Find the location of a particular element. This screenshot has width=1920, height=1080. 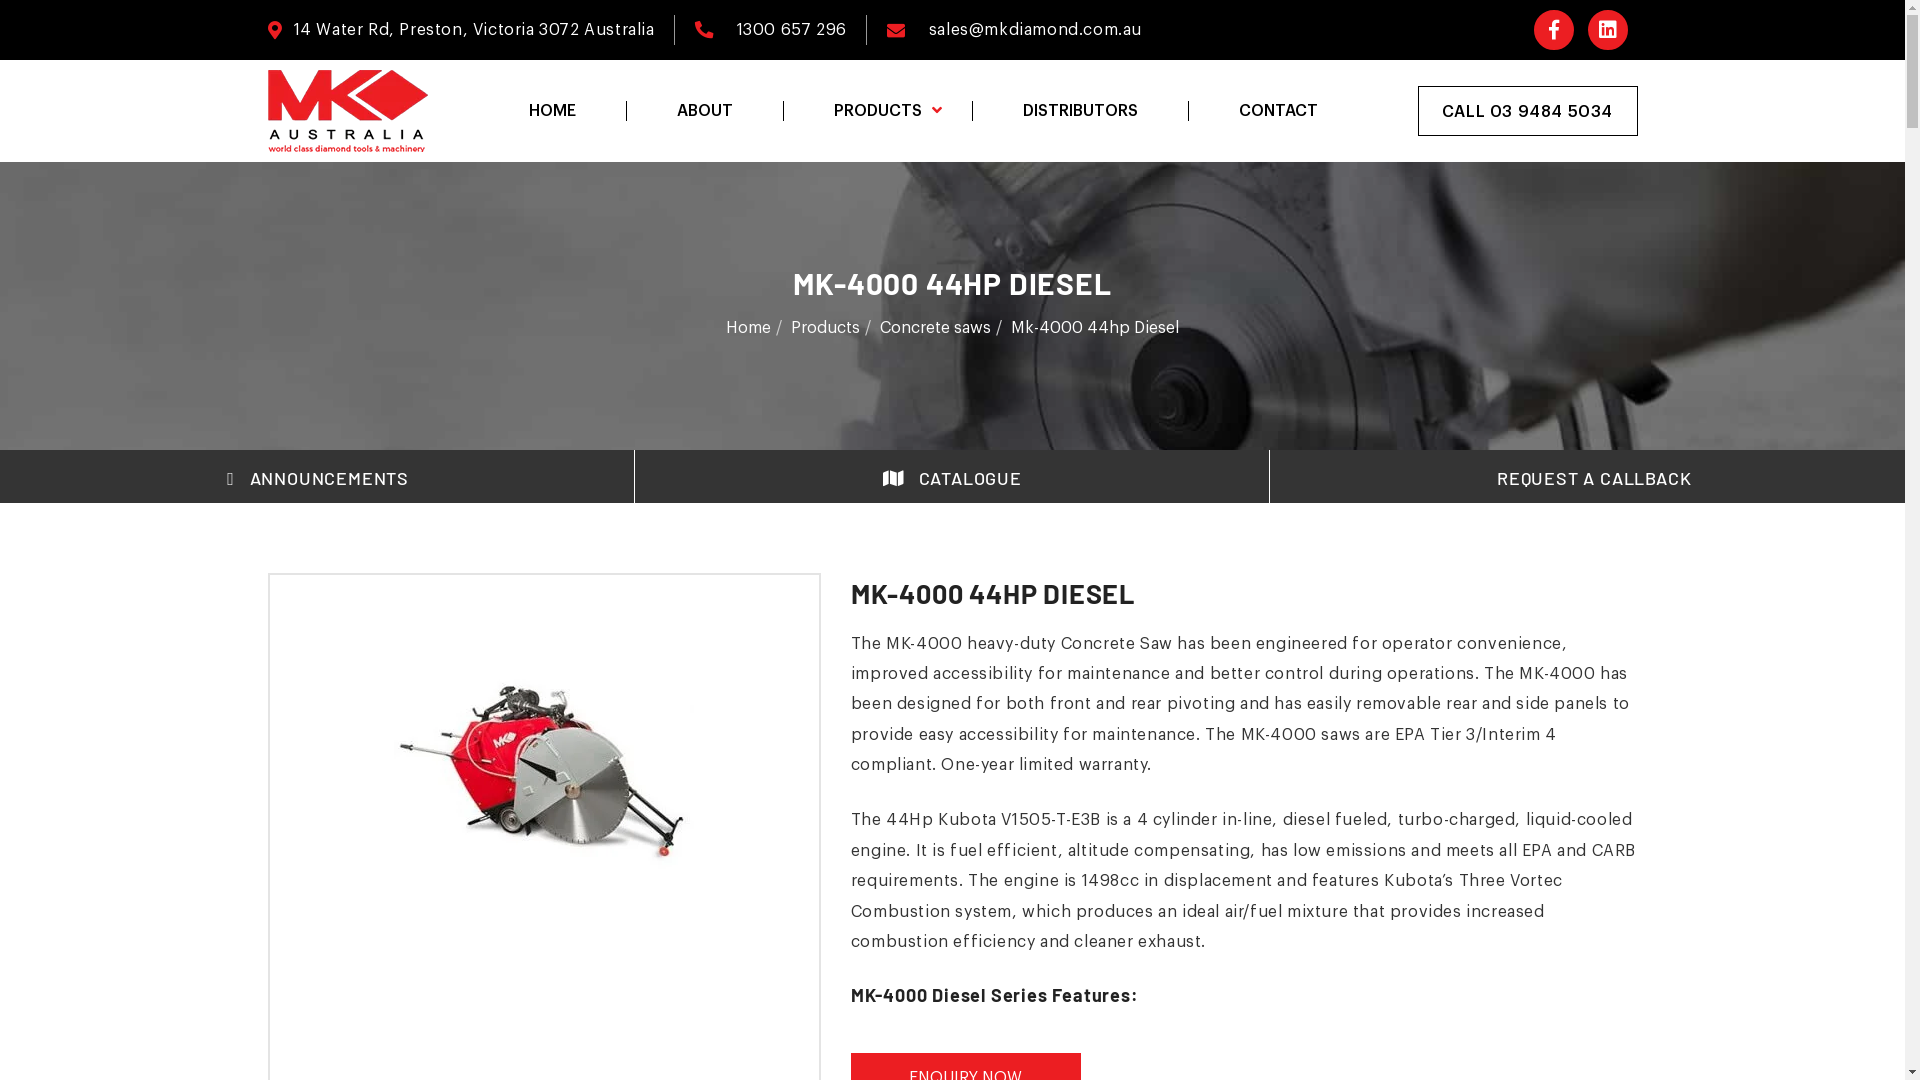

'Facebook' is located at coordinates (1553, 30).